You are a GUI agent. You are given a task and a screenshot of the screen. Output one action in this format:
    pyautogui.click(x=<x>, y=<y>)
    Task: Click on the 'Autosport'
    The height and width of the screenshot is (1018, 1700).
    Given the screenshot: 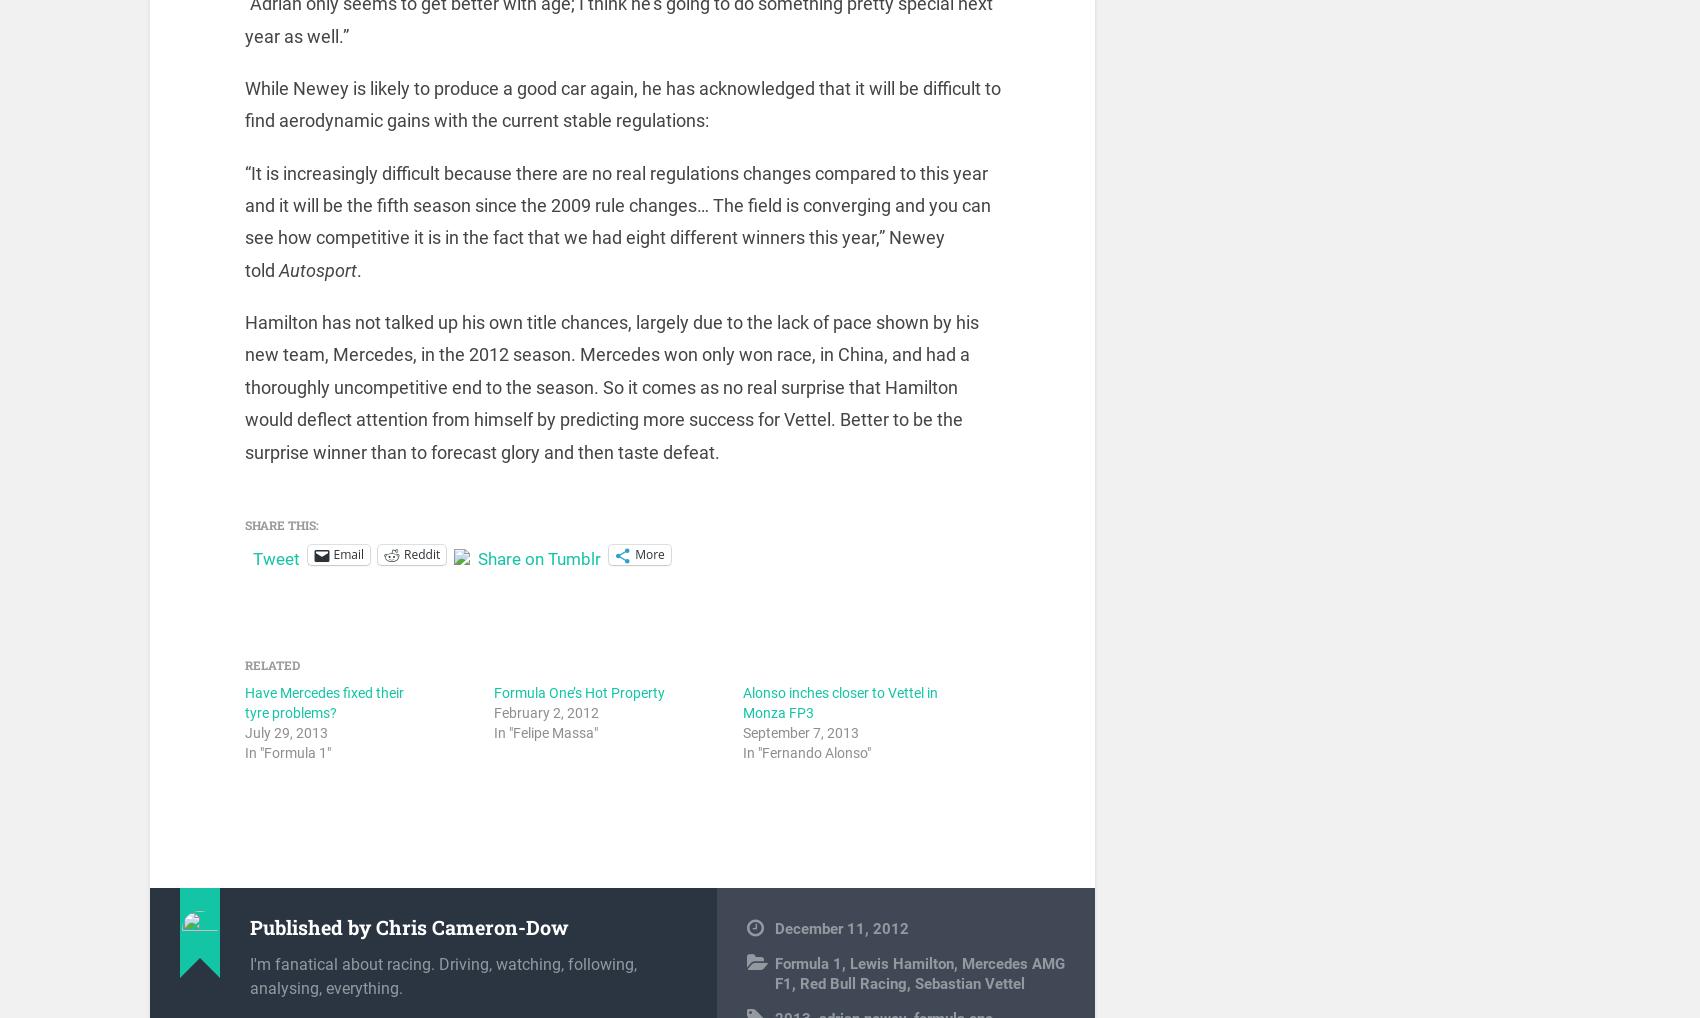 What is the action you would take?
    pyautogui.click(x=317, y=282)
    